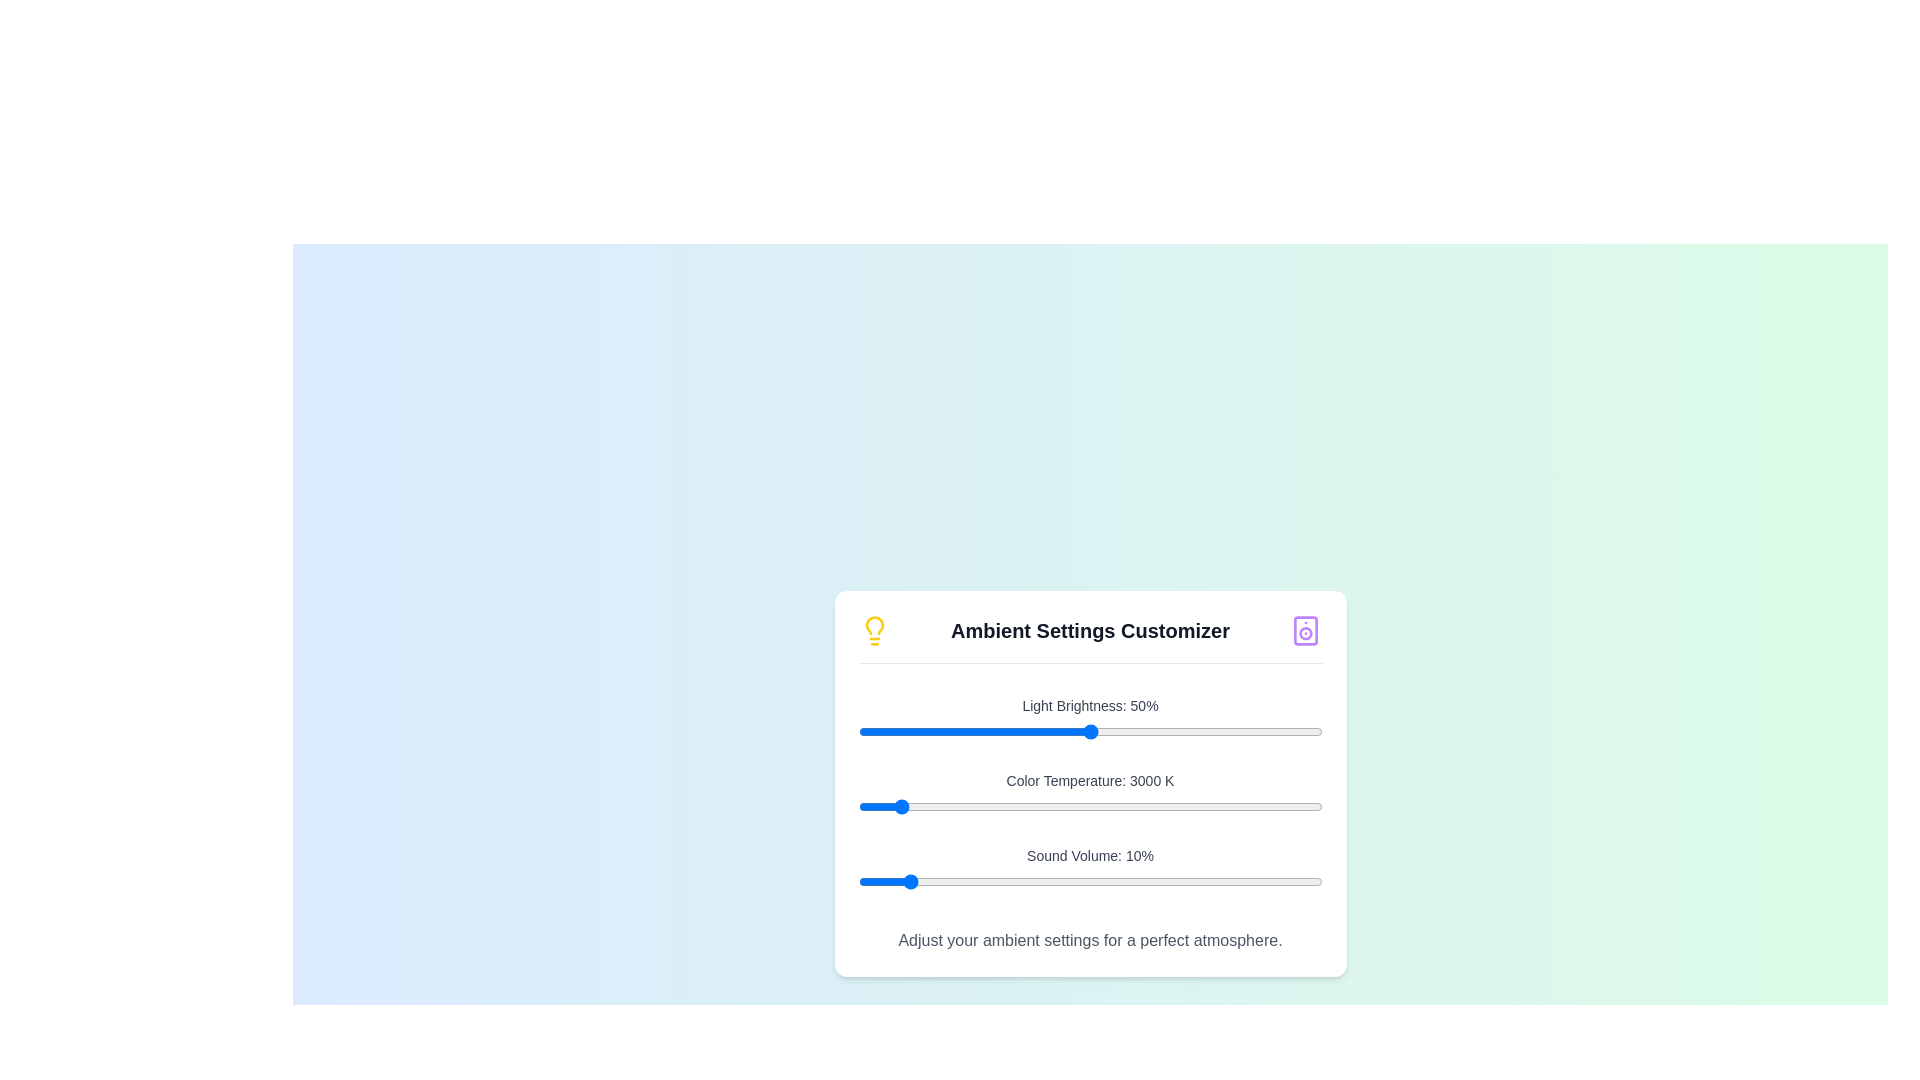 Image resolution: width=1920 pixels, height=1080 pixels. I want to click on the light brightness, so click(872, 732).